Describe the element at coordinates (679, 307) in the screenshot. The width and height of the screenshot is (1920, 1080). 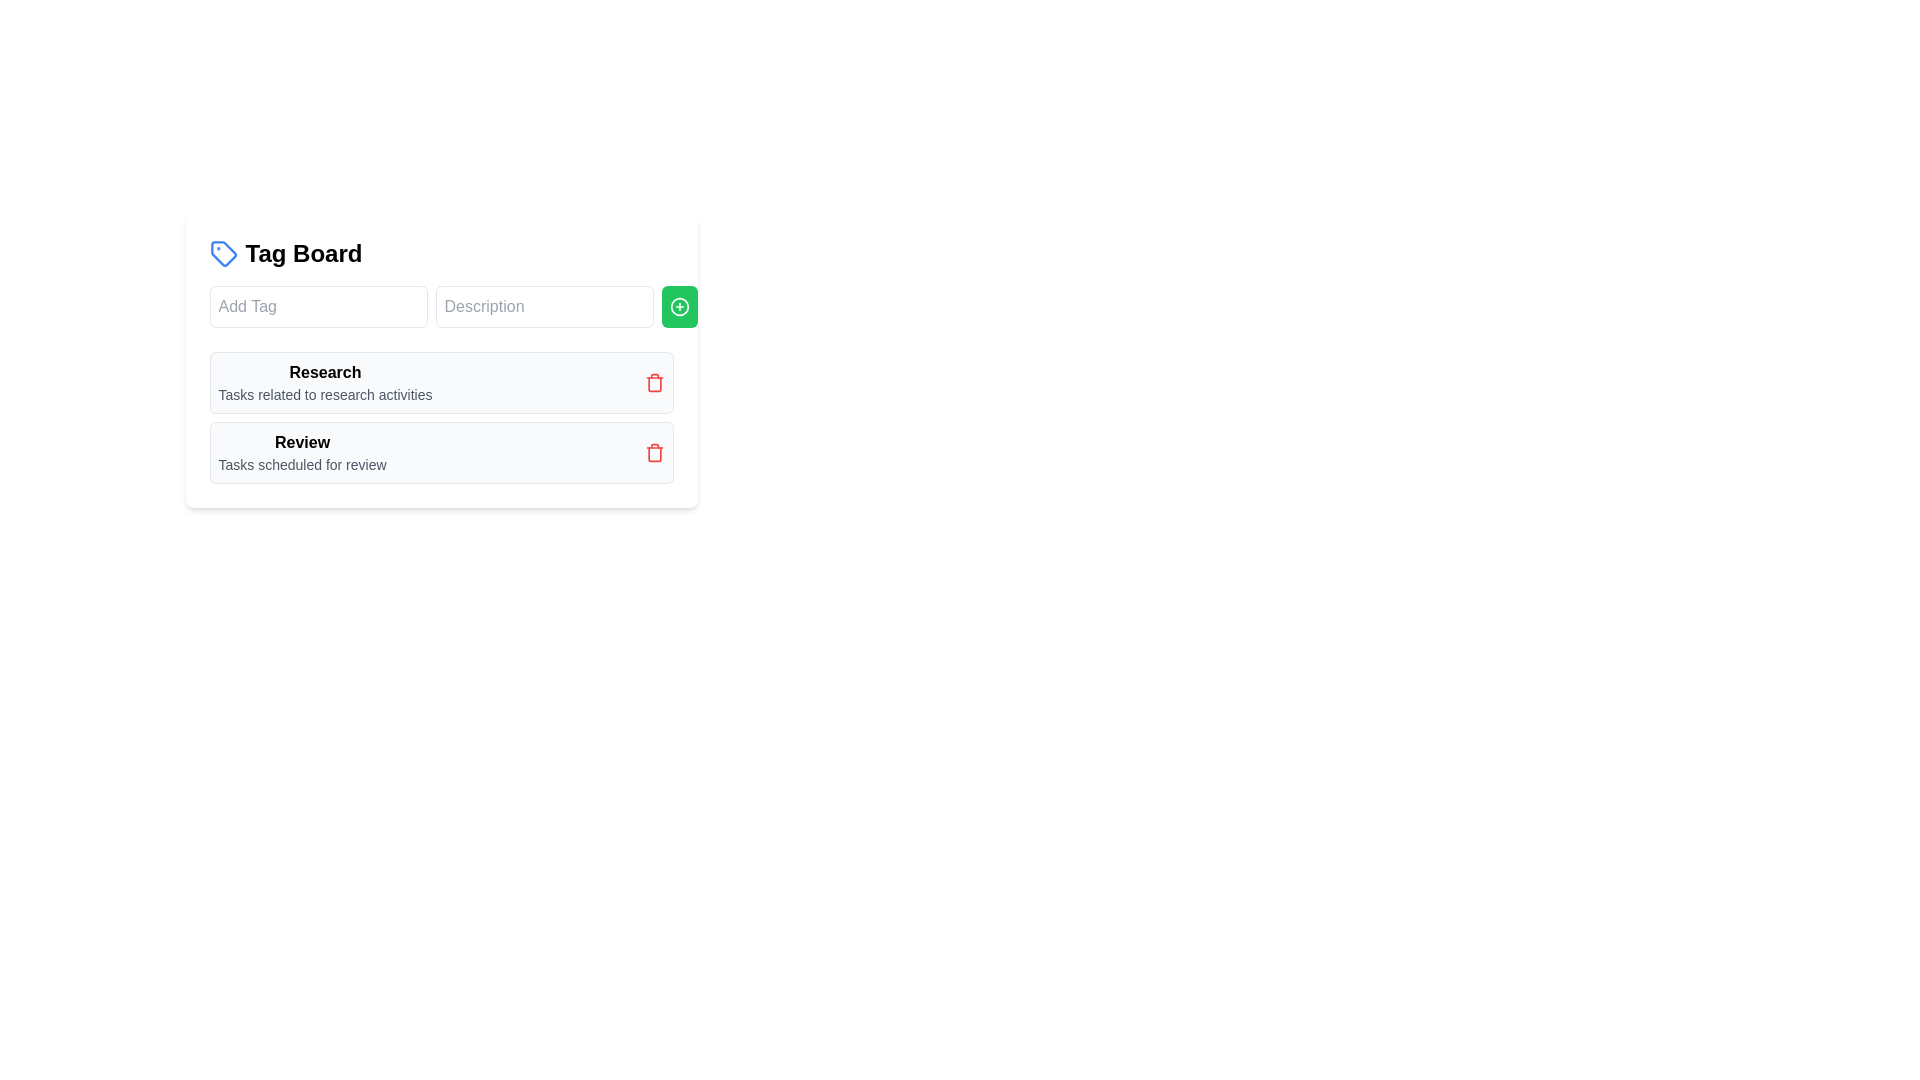
I see `the icon button for adding a new tag located within the green rounded rectangle beside the input fields labeled 'Add Tag' and 'Description'` at that location.